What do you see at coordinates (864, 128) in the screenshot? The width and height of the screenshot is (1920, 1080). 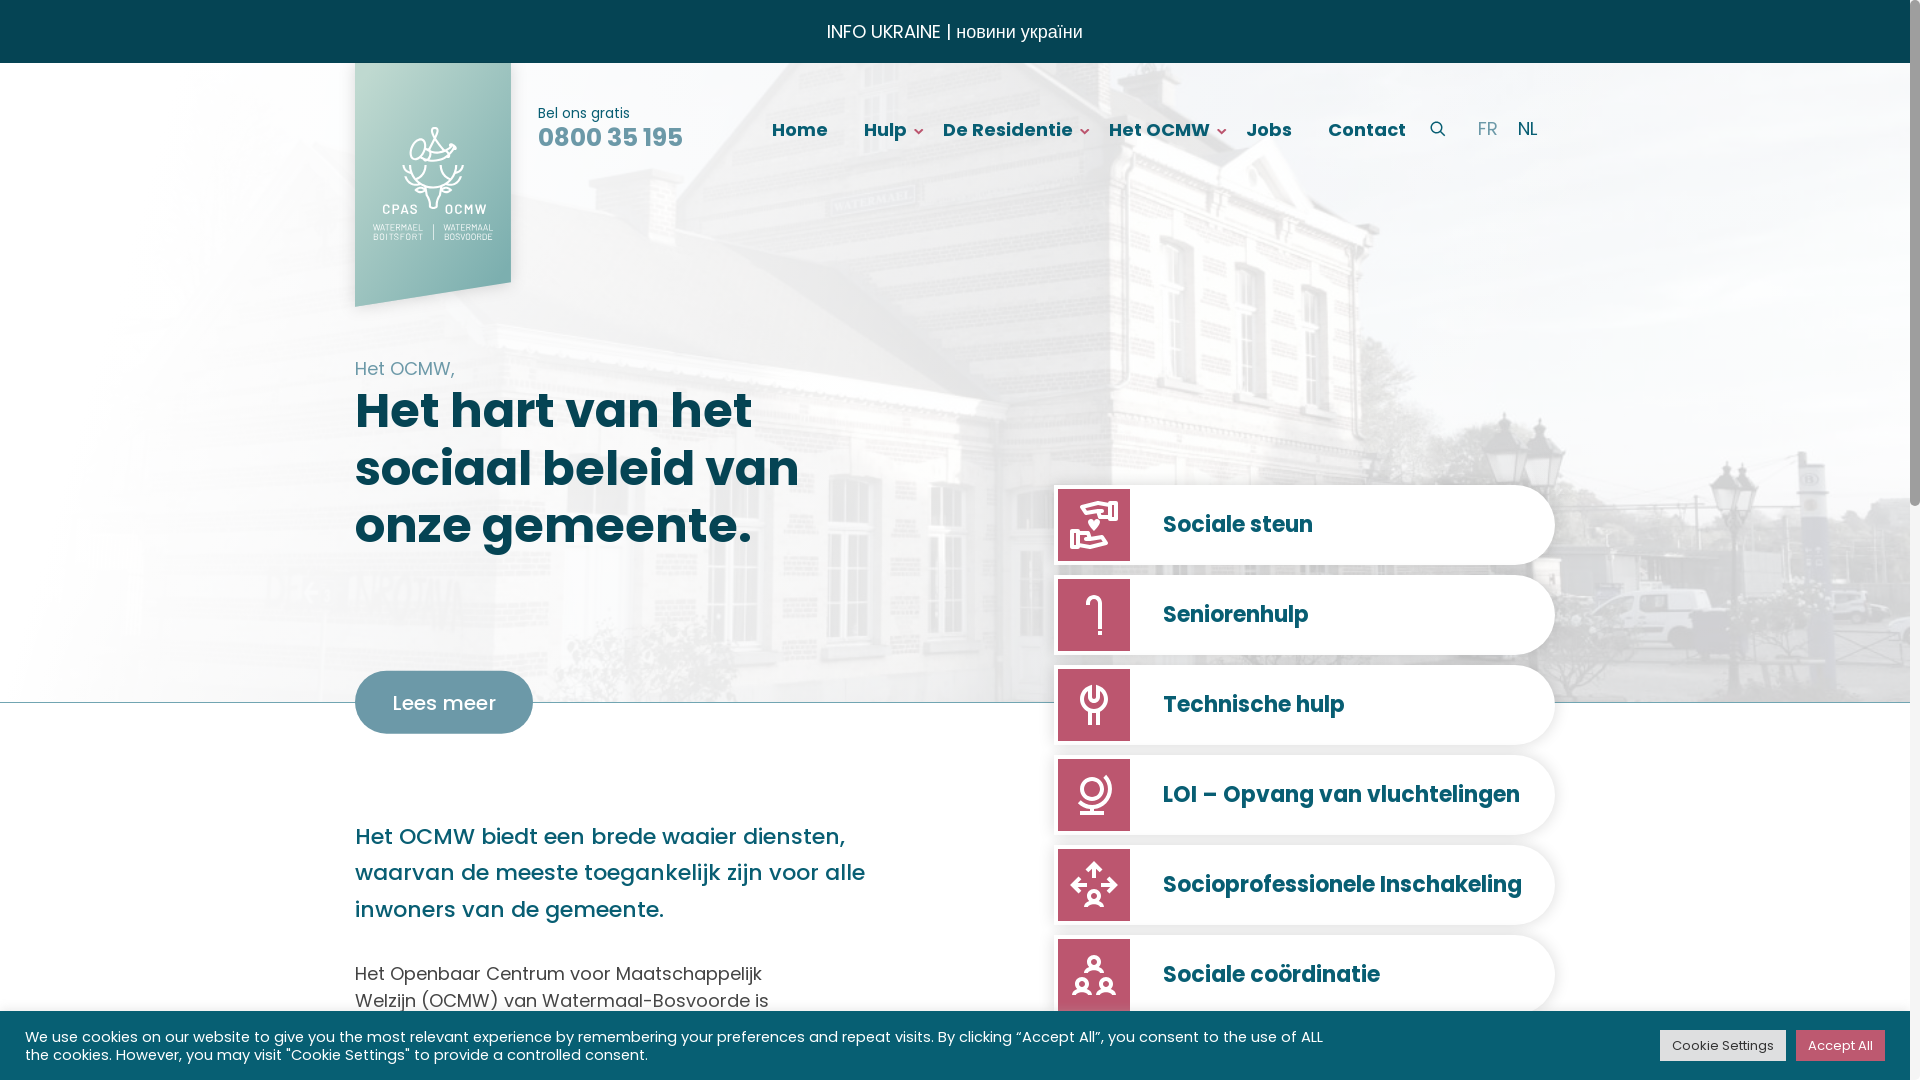 I see `'Hulp'` at bounding box center [864, 128].